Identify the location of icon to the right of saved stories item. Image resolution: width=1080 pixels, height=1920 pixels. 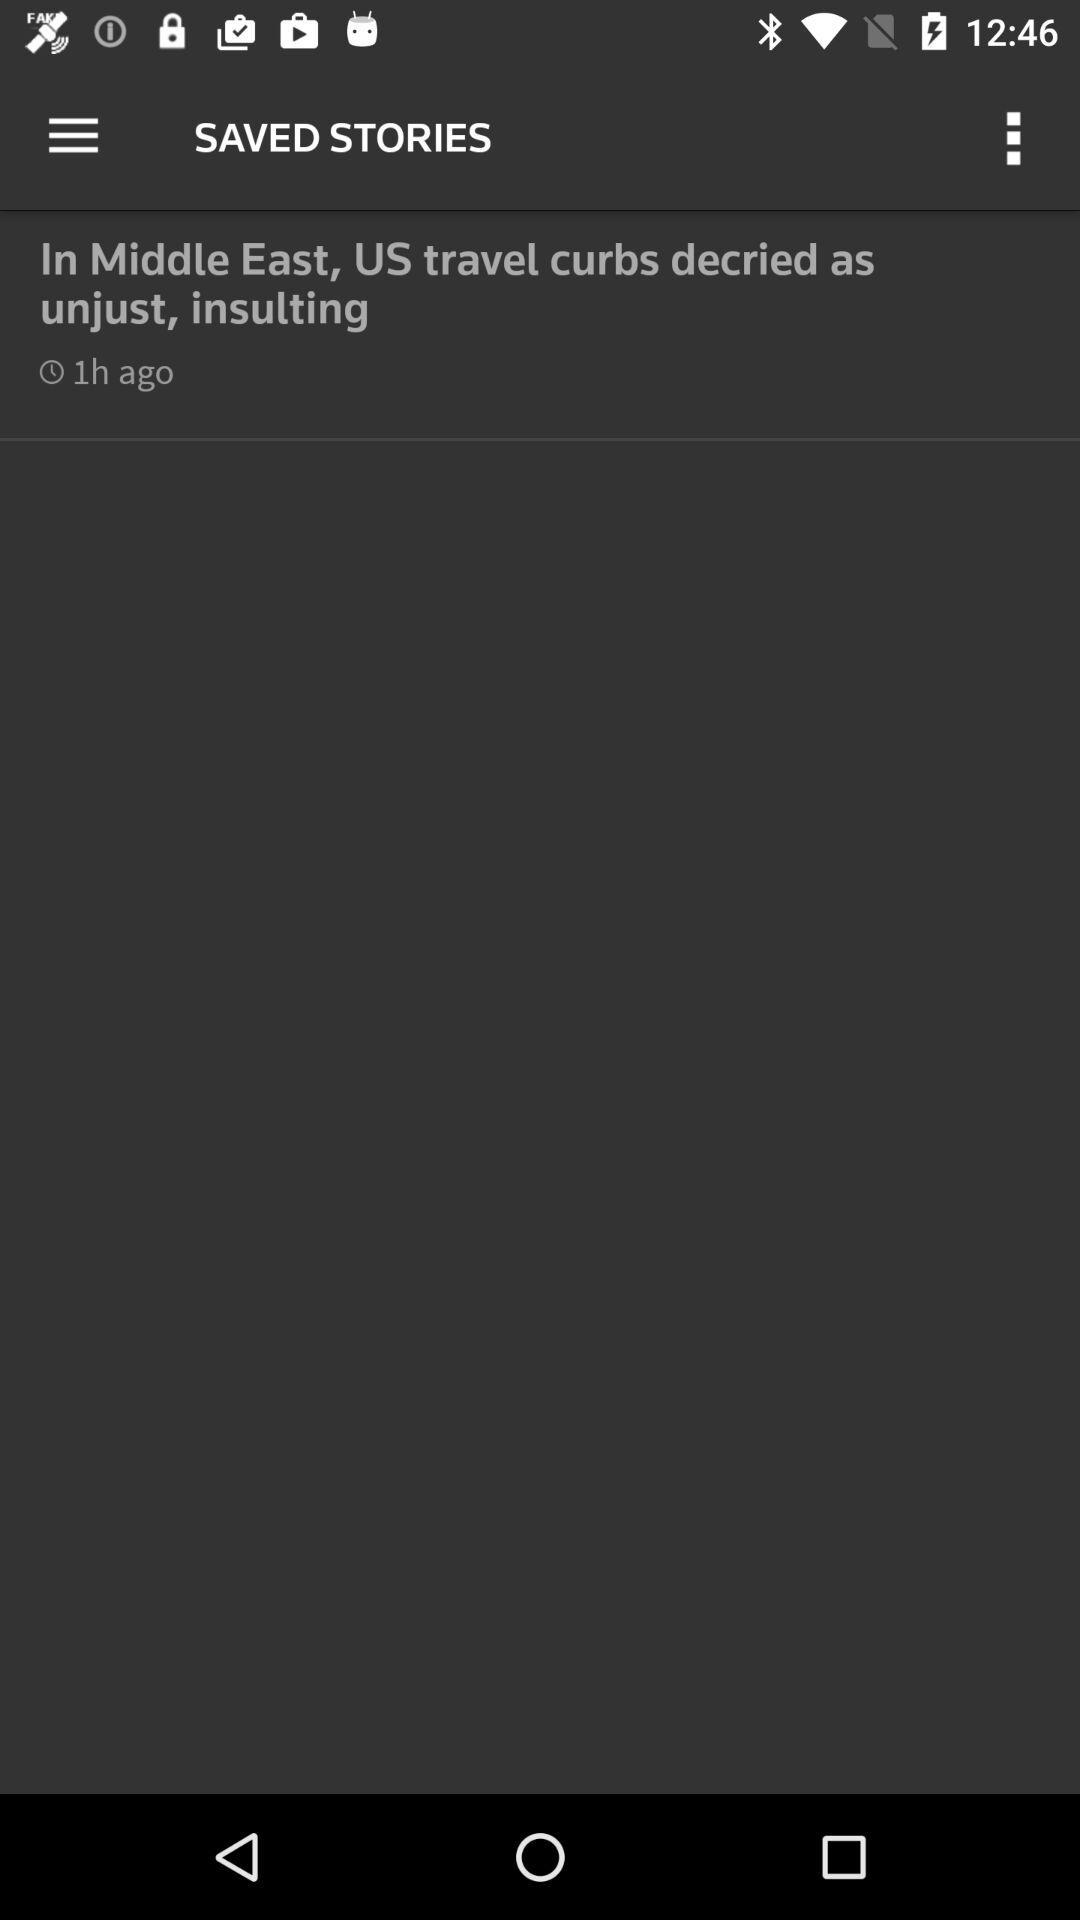
(1017, 135).